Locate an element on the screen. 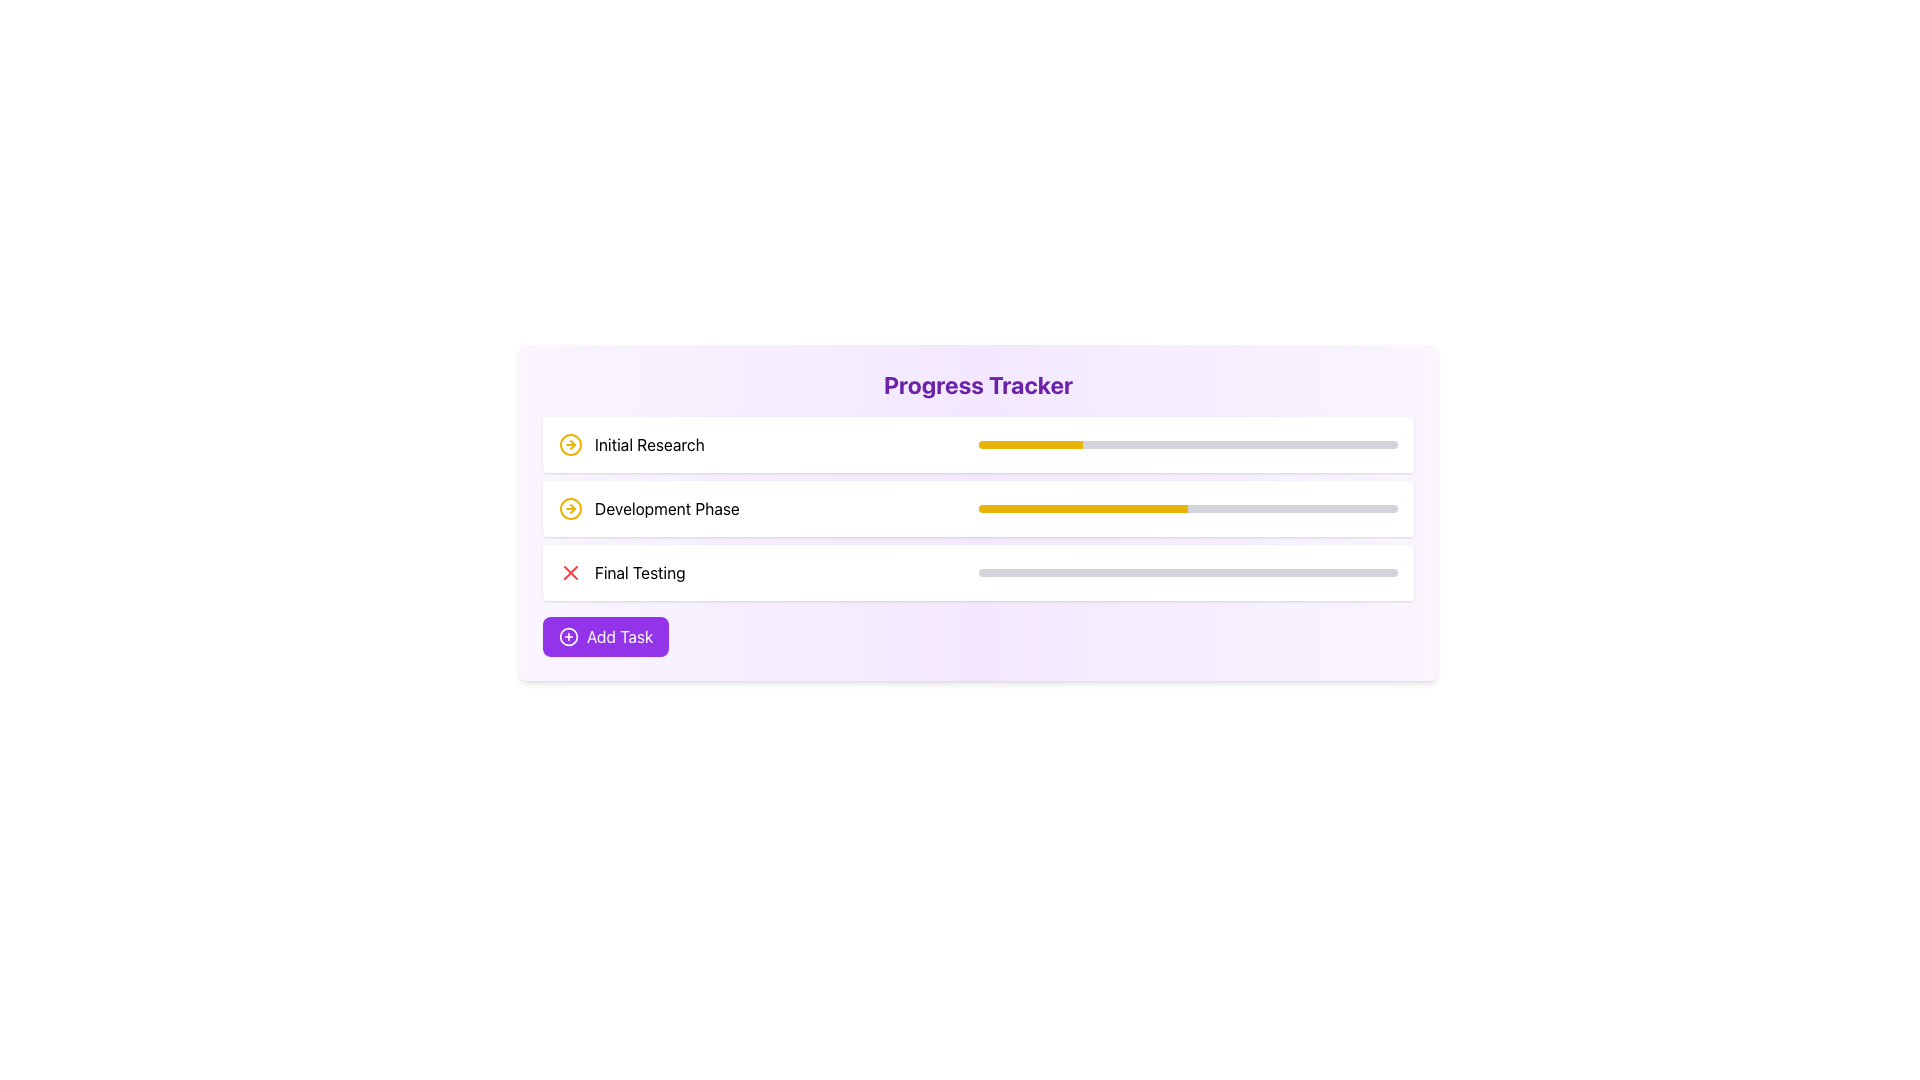 The width and height of the screenshot is (1920, 1080). the progress visually by focusing on the yellow rectangular bar within the 'Development Phase' progress indicator, which fills approximately half of the progress bar is located at coordinates (1082, 508).